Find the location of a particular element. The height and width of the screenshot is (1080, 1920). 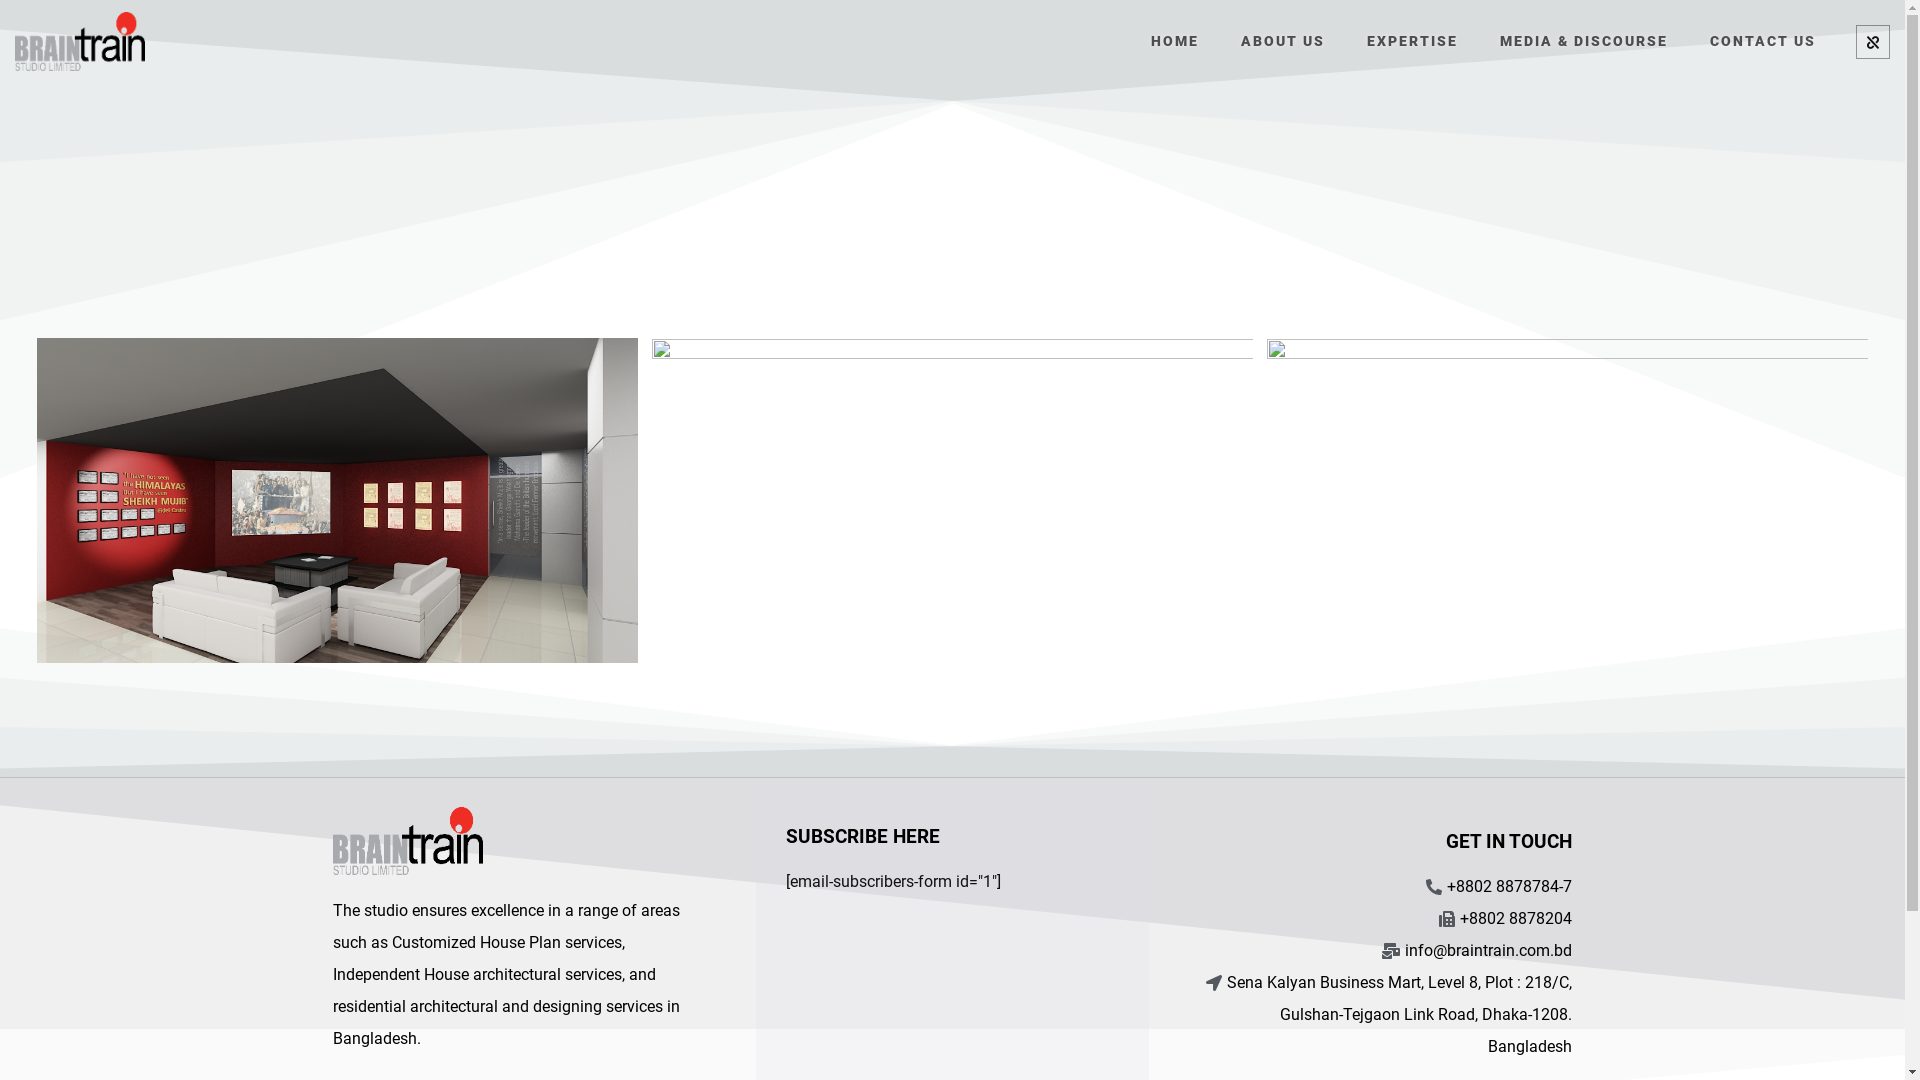

'EXPERTISE' is located at coordinates (1411, 39).